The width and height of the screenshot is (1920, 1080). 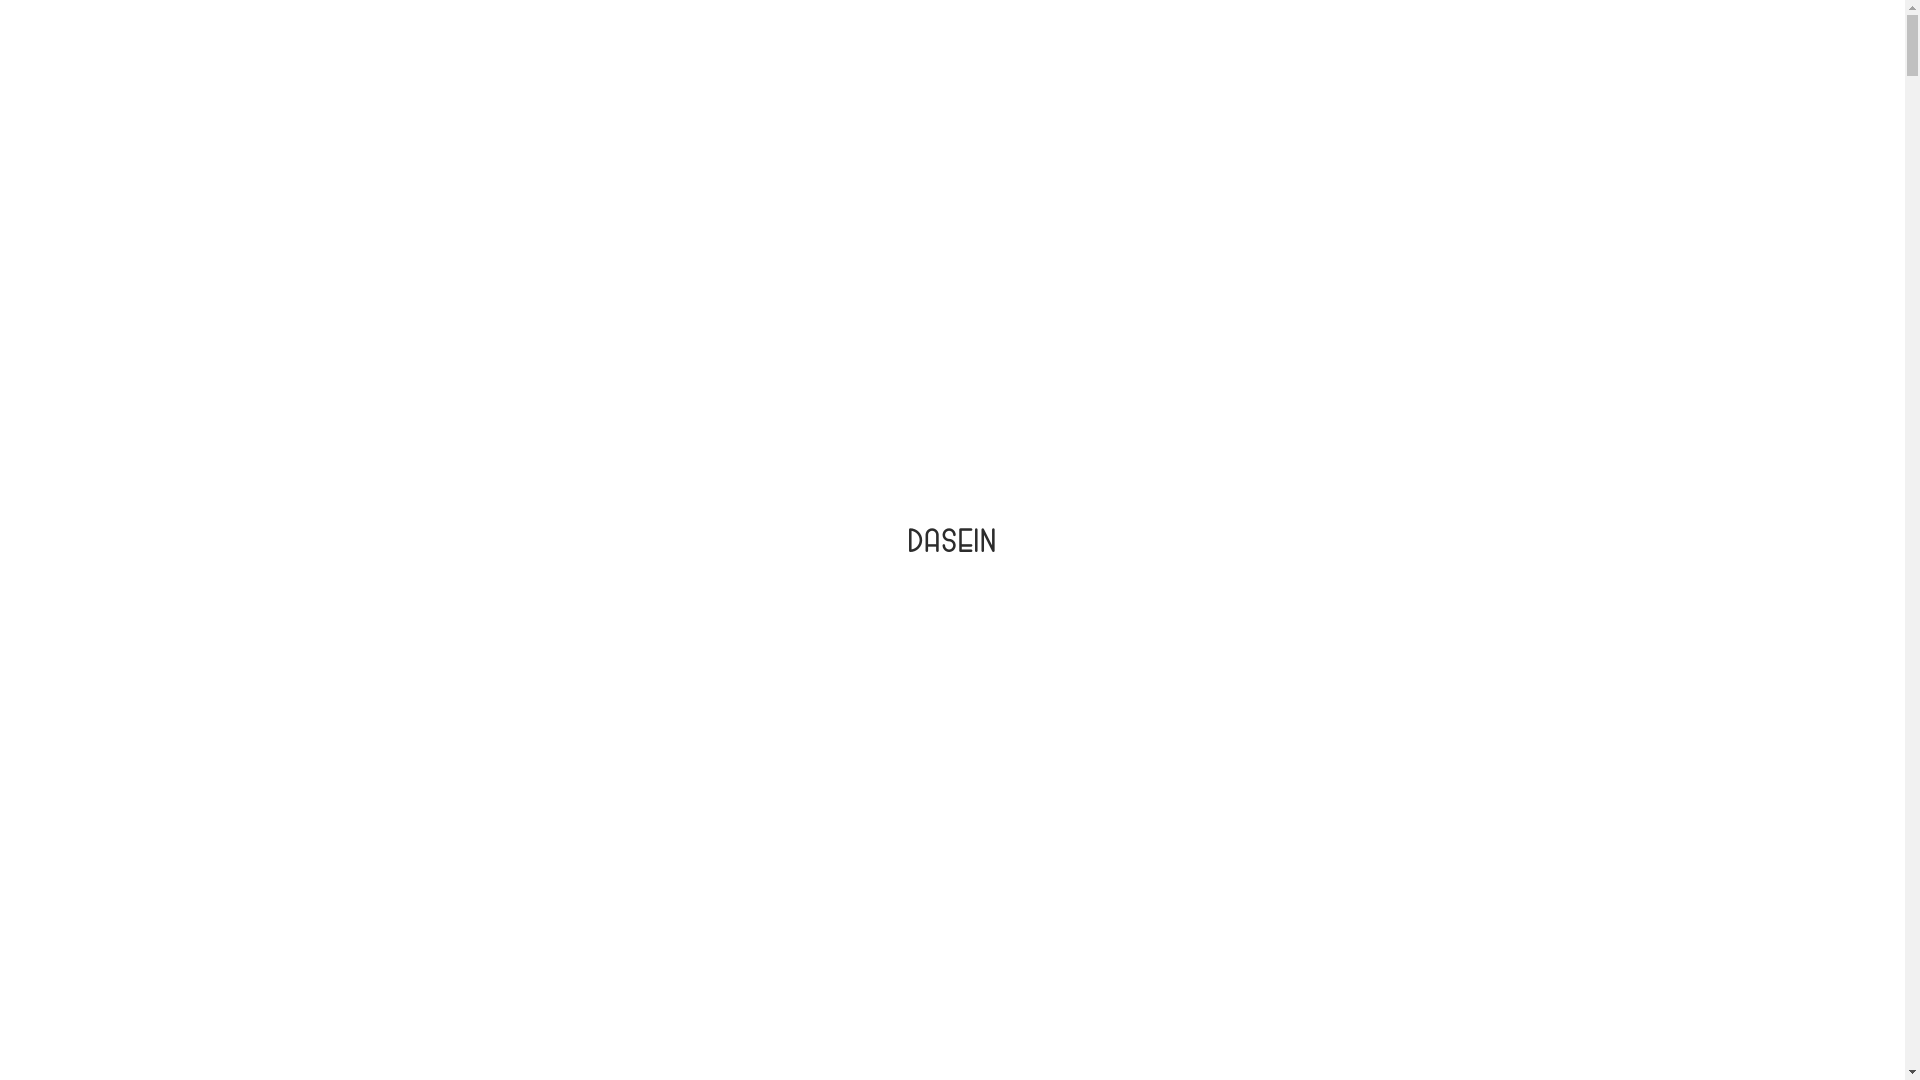 What do you see at coordinates (1508, 72) in the screenshot?
I see `'CONTACT'` at bounding box center [1508, 72].